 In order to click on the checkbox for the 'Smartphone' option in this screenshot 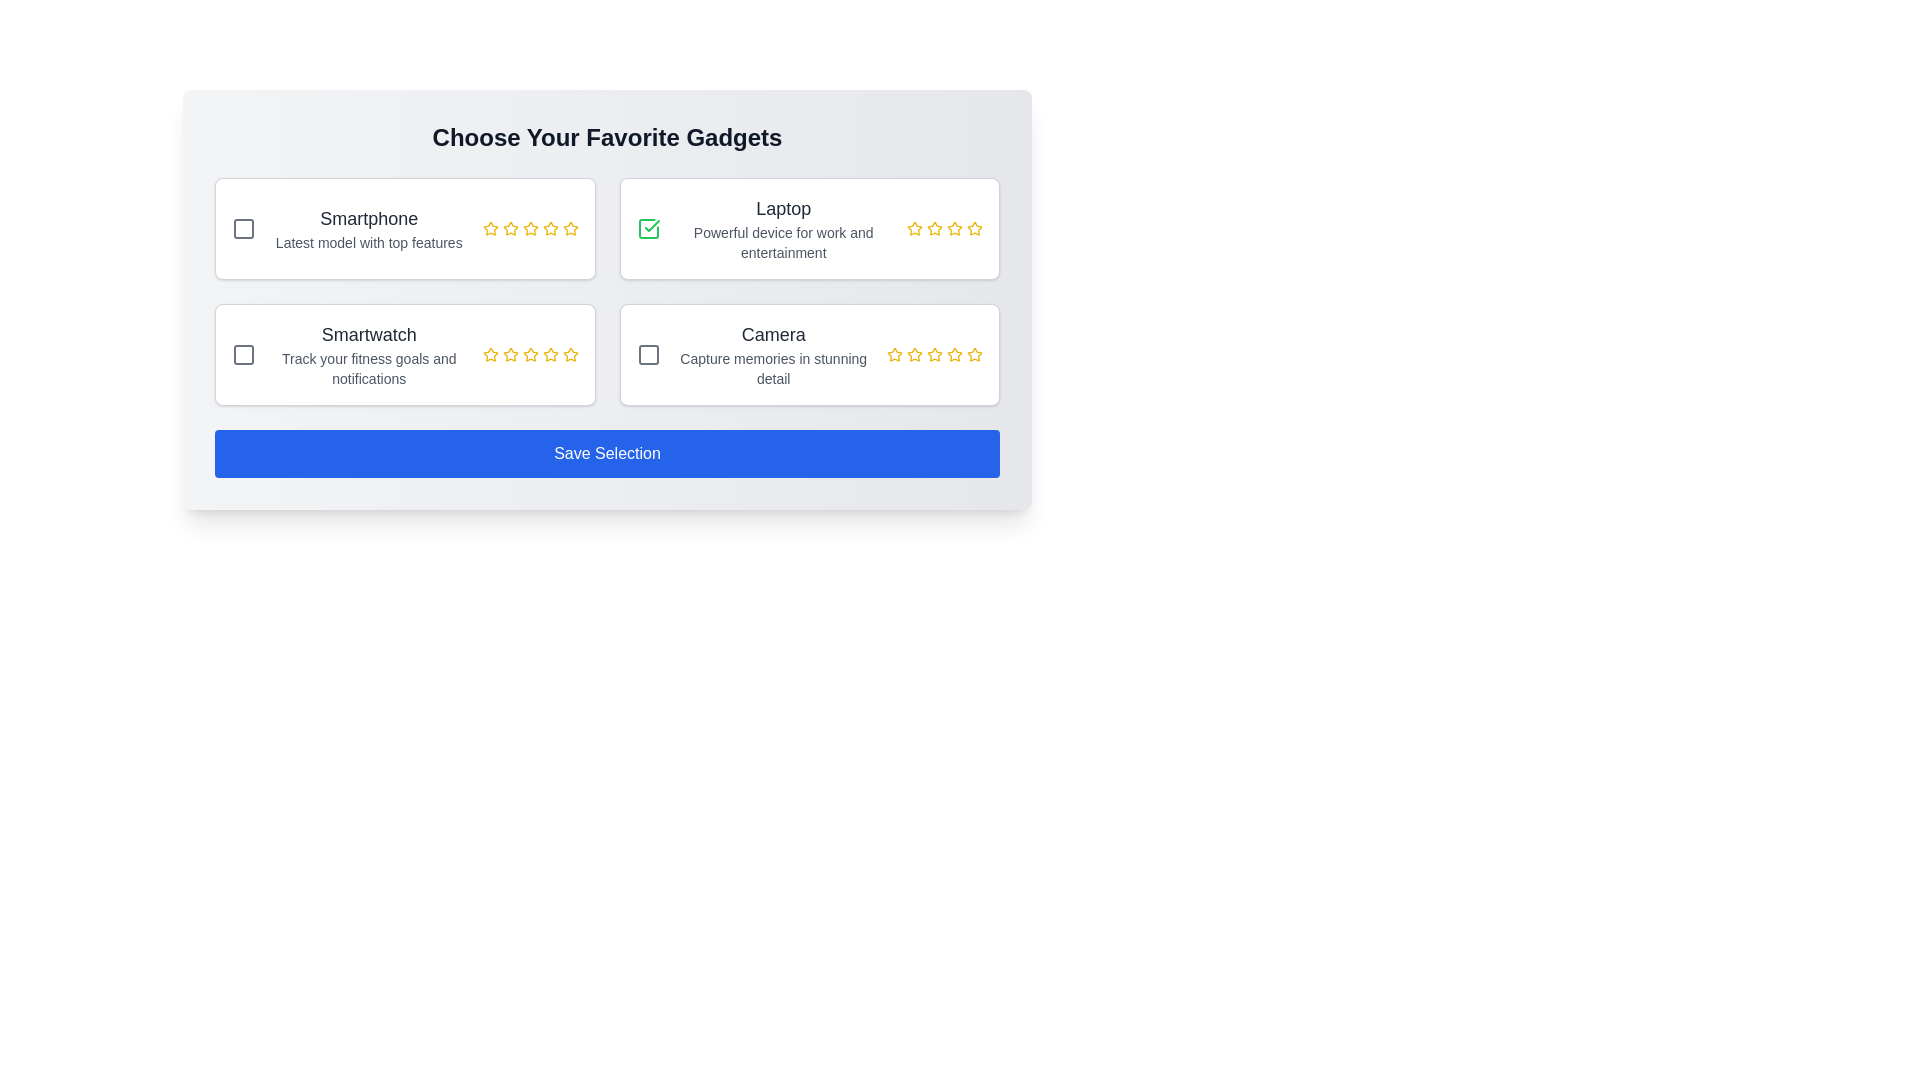, I will do `click(243, 227)`.